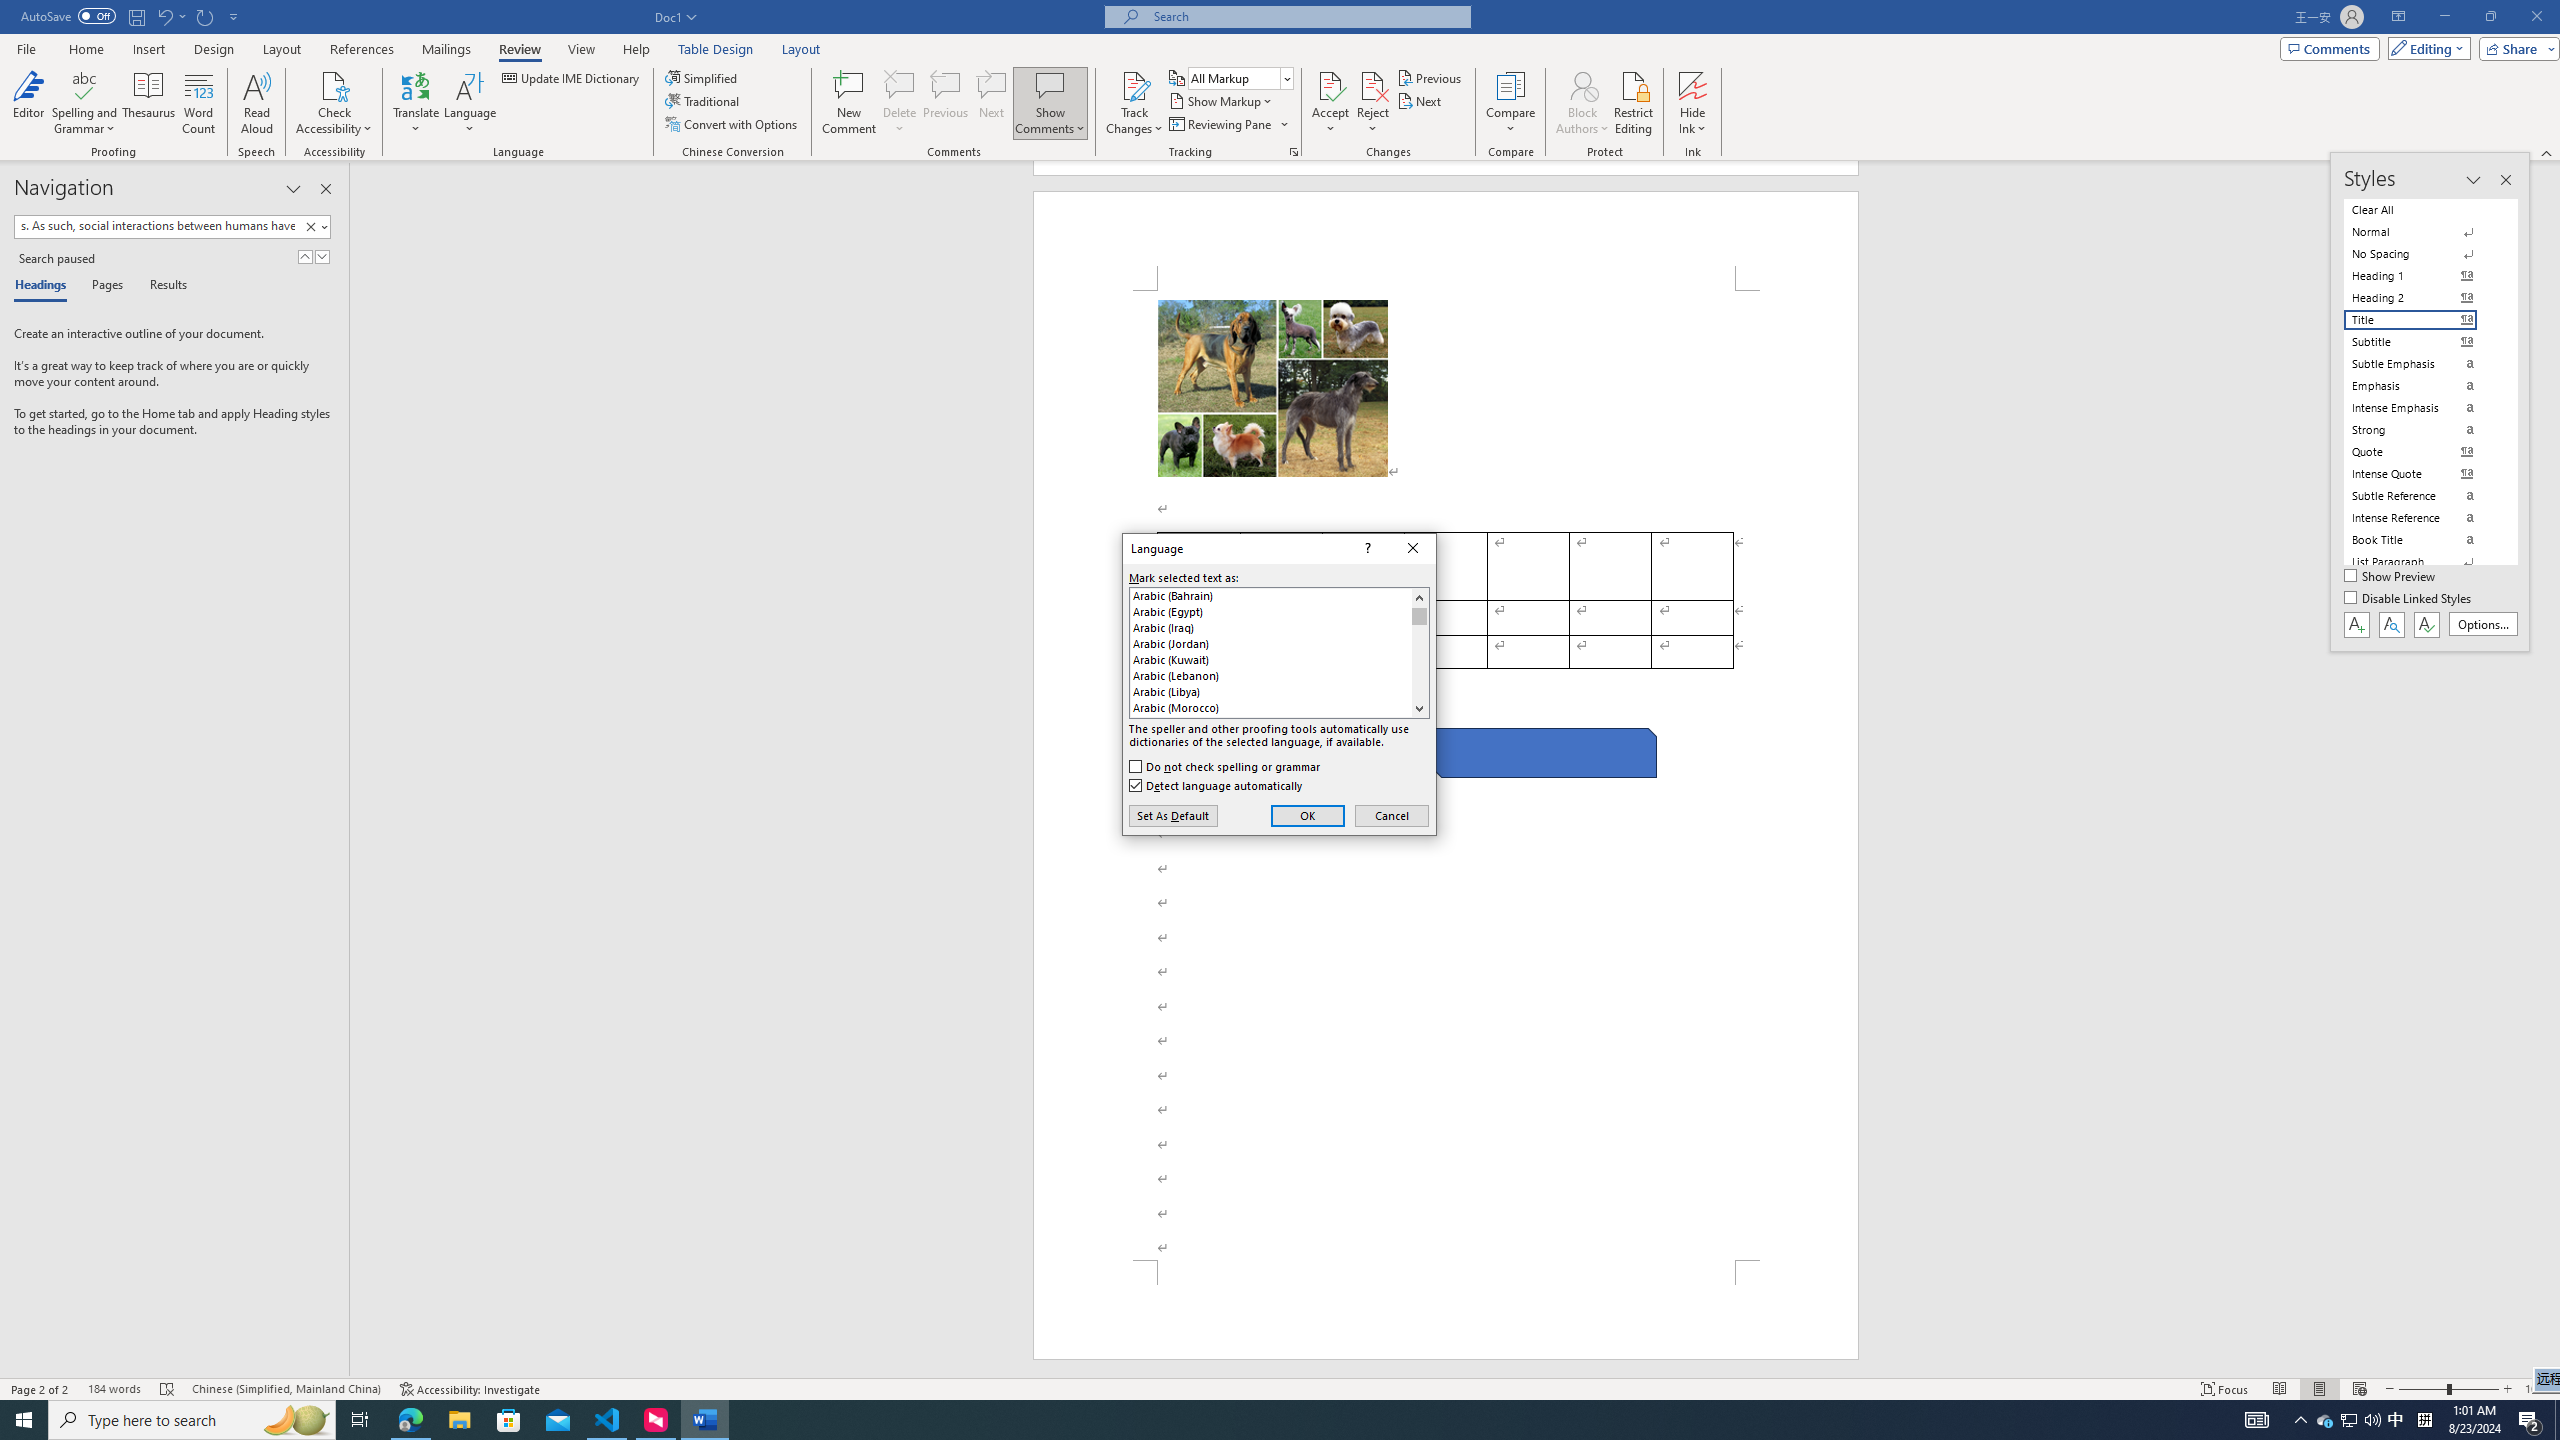  What do you see at coordinates (2392, 577) in the screenshot?
I see `'Show Preview'` at bounding box center [2392, 577].